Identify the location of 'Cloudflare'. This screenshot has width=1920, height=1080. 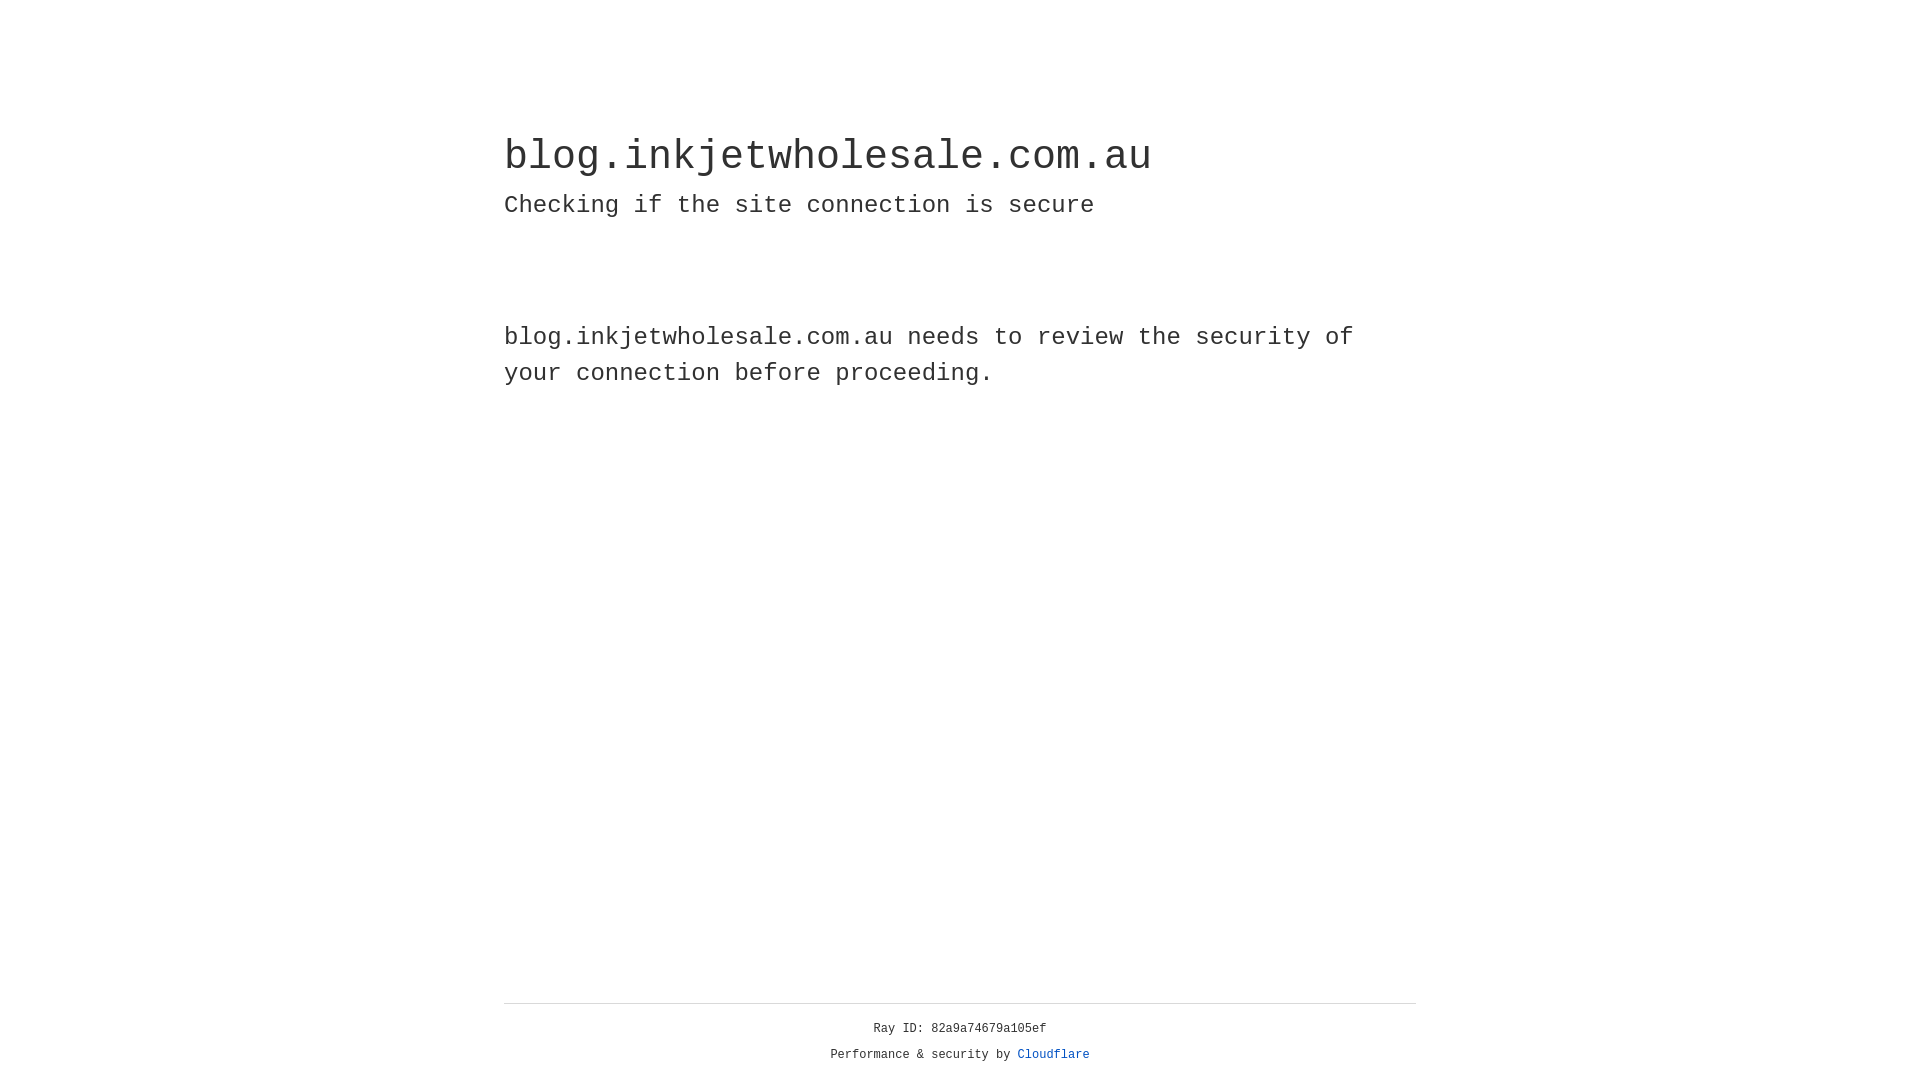
(1053, 1054).